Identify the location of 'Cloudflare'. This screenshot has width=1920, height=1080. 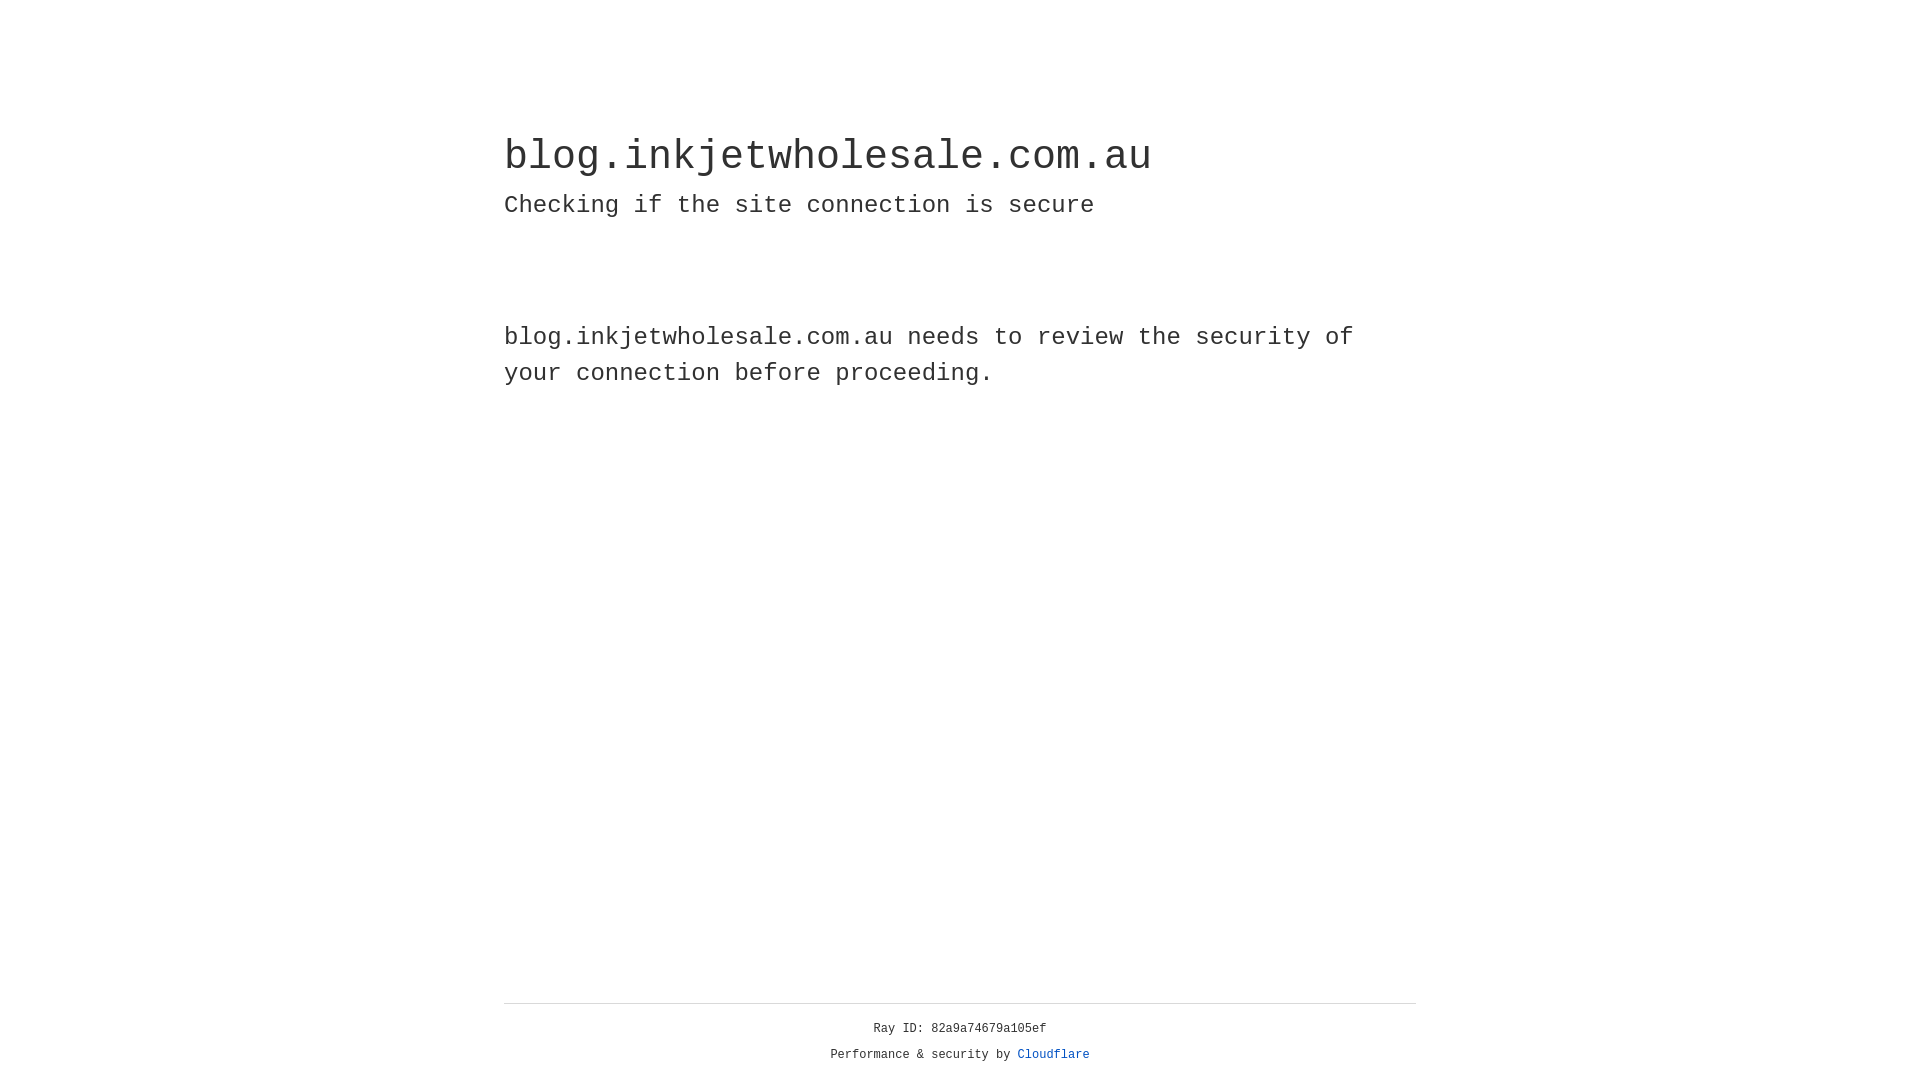
(1053, 1054).